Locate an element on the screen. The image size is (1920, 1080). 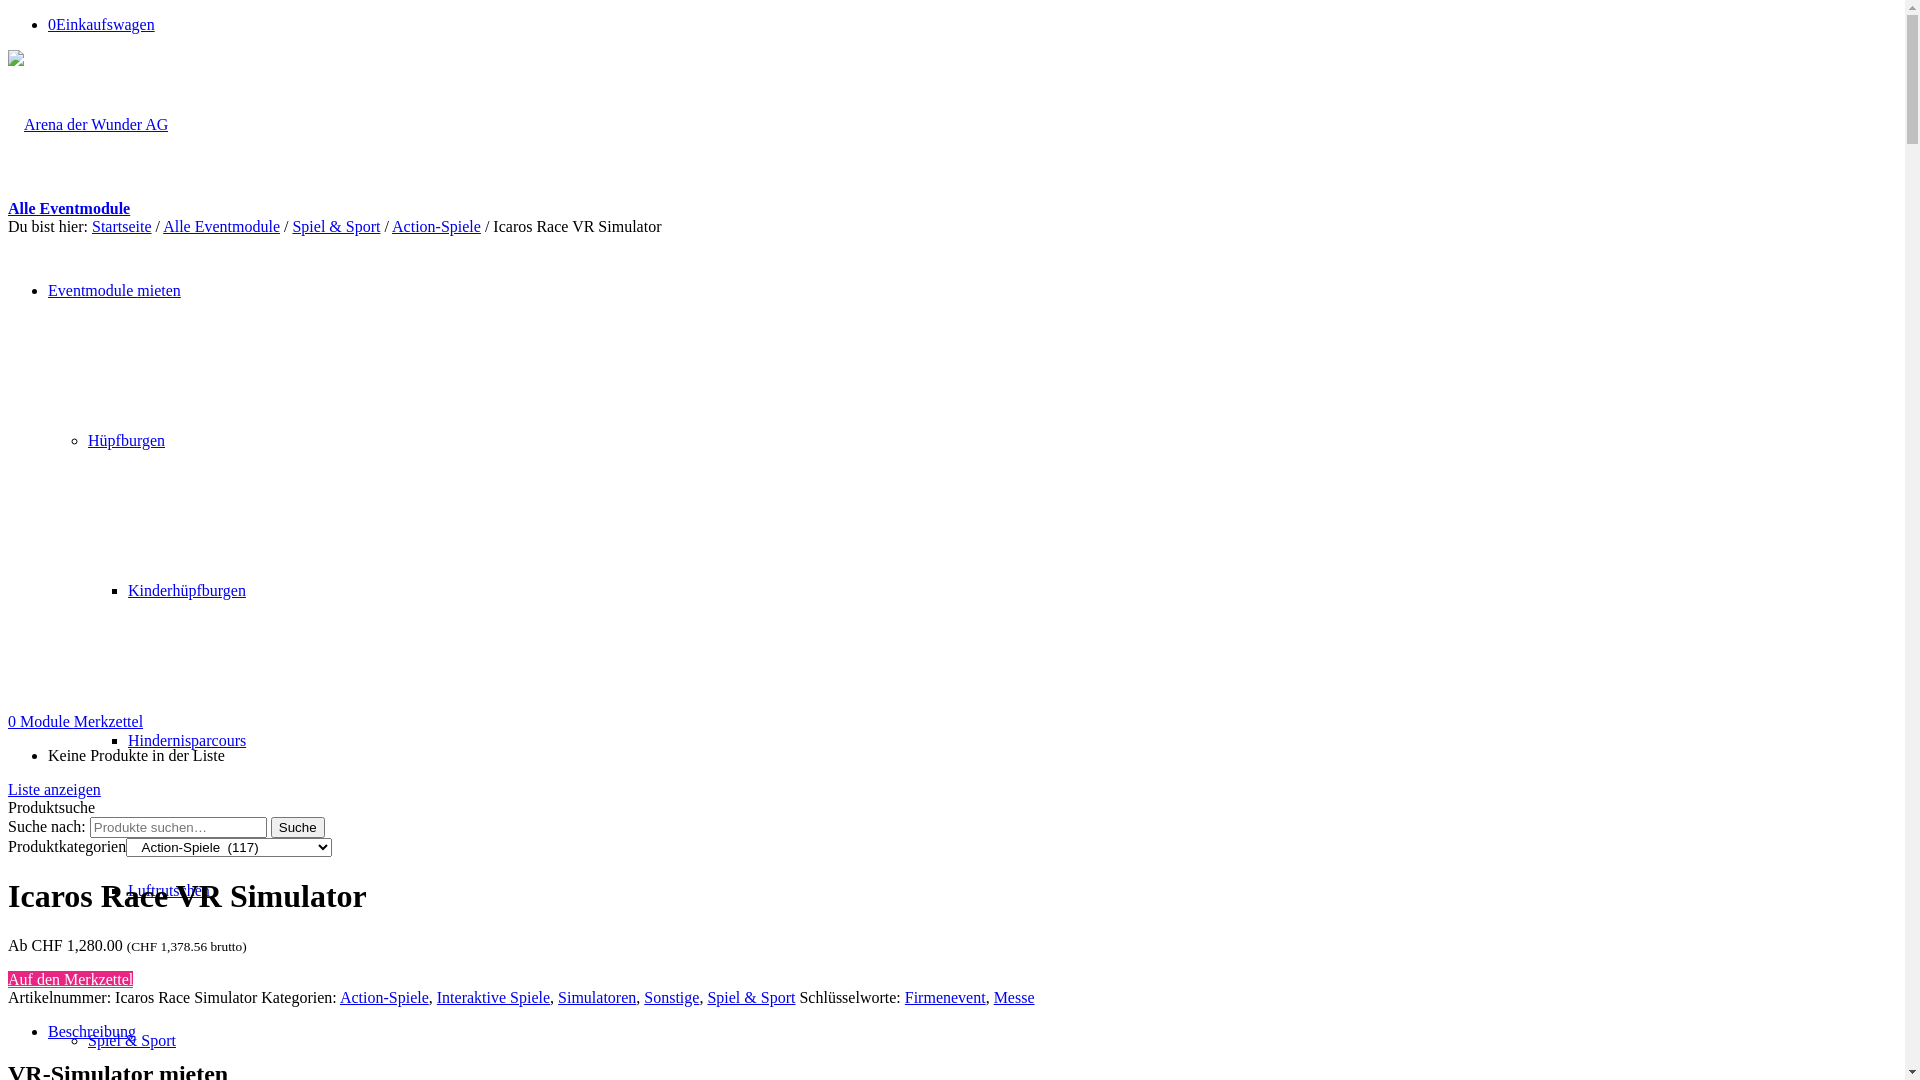
'Firmenevent' is located at coordinates (904, 997).